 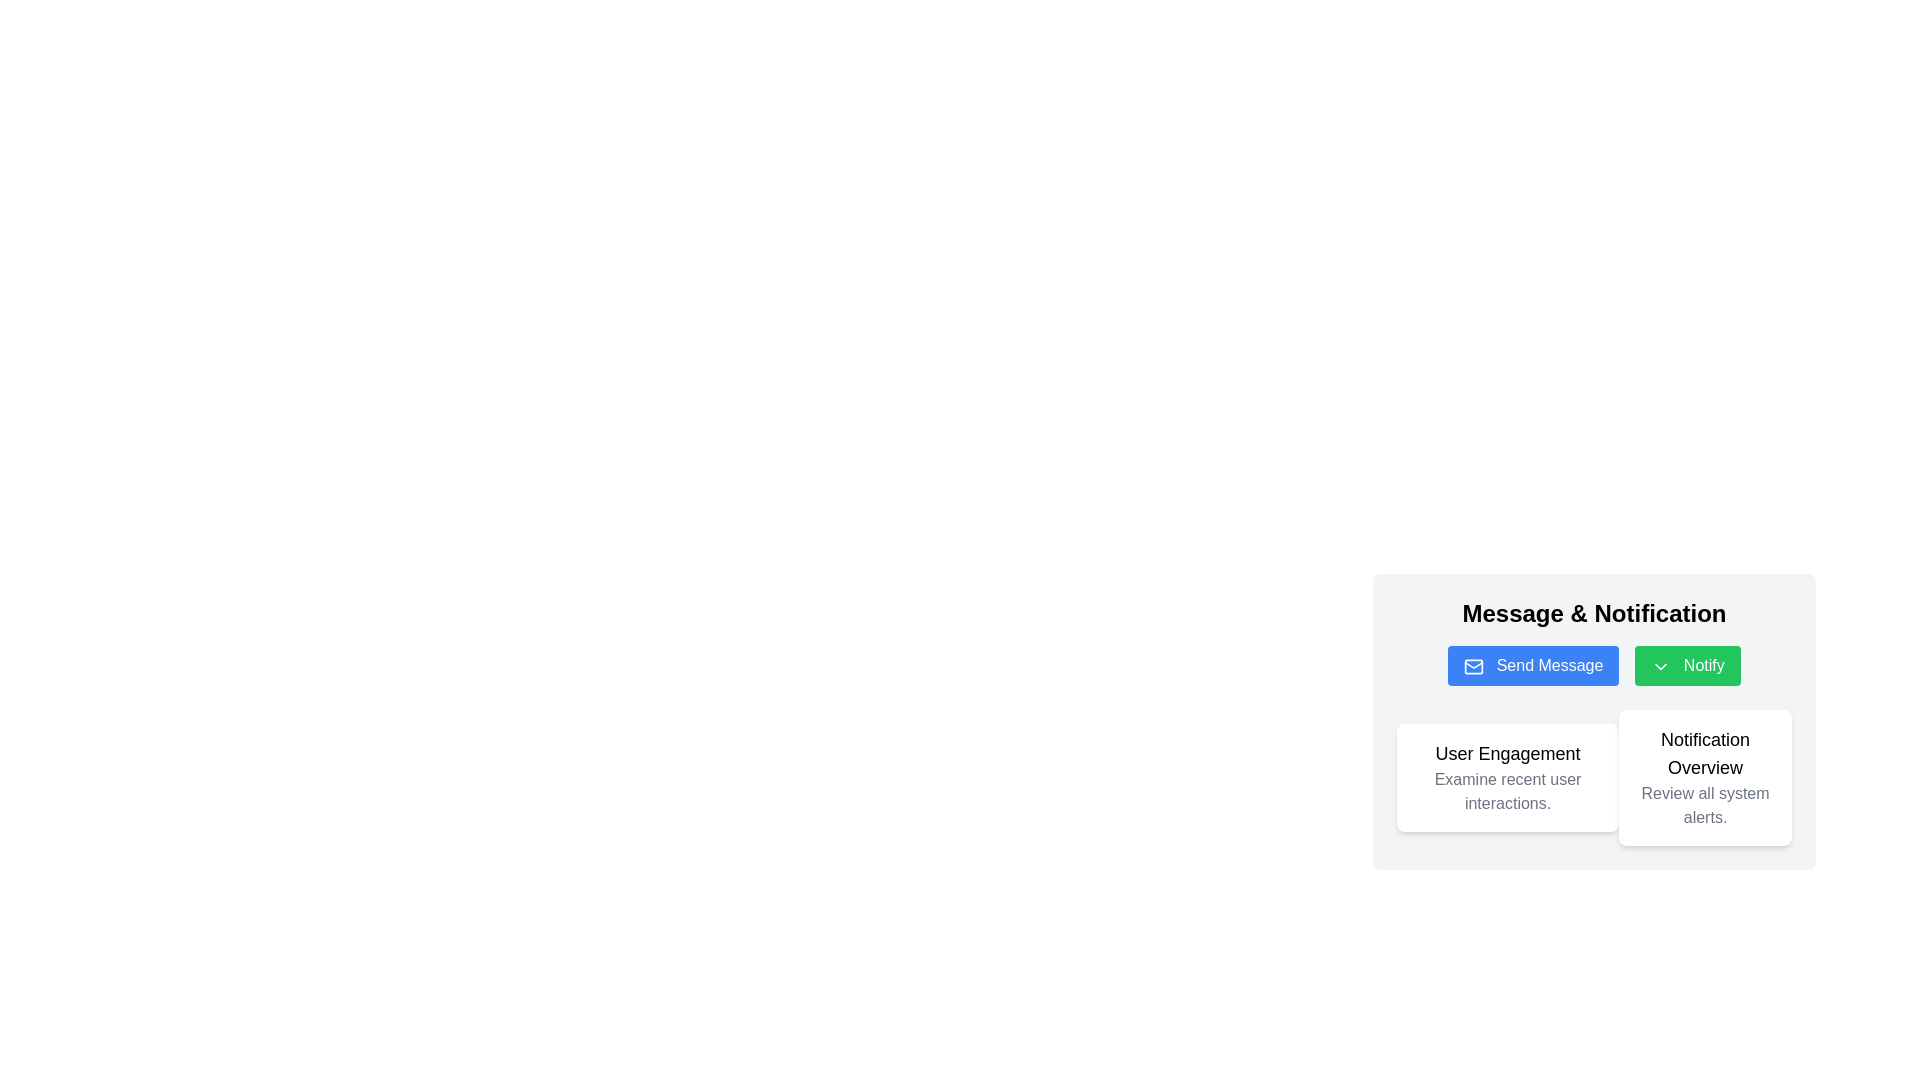 I want to click on the 'Send Message' button with a bright blue background and white text to interact, so click(x=1532, y=666).